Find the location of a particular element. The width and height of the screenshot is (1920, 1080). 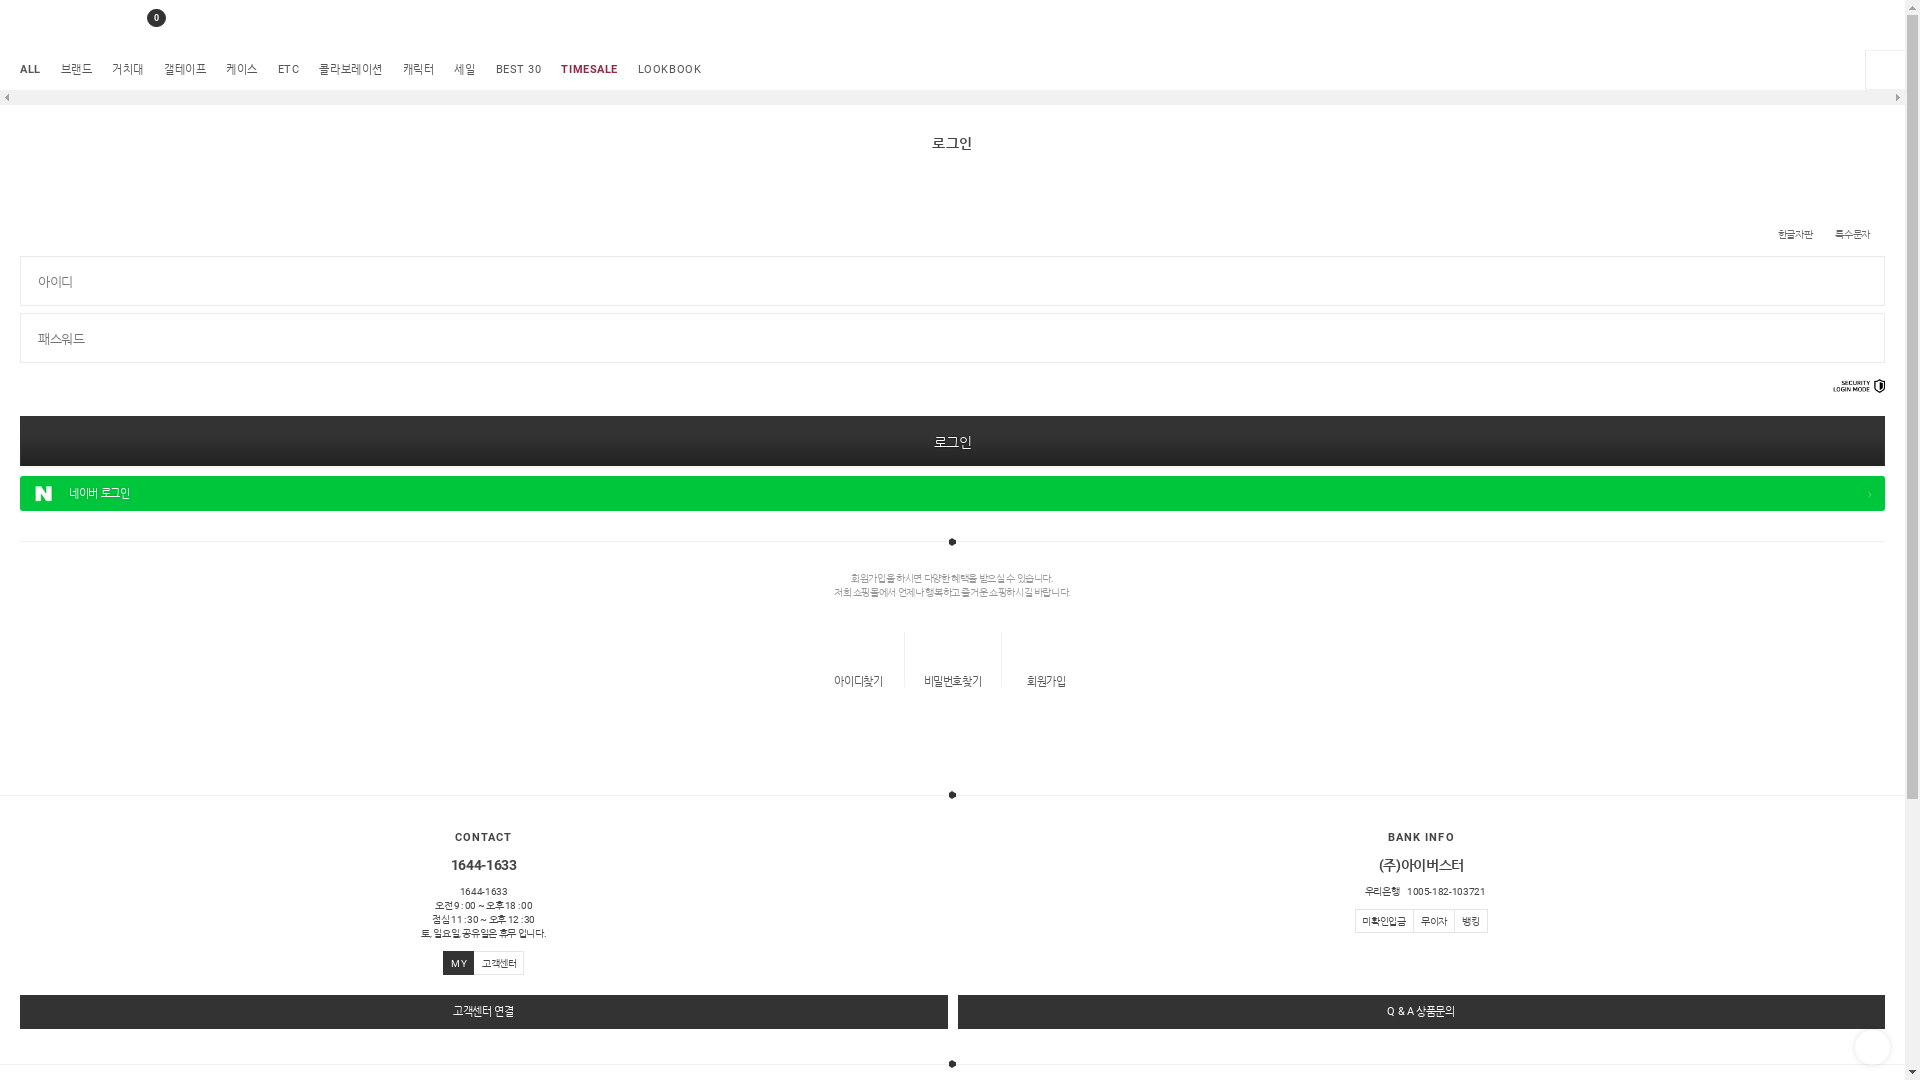

'M Y' is located at coordinates (457, 962).